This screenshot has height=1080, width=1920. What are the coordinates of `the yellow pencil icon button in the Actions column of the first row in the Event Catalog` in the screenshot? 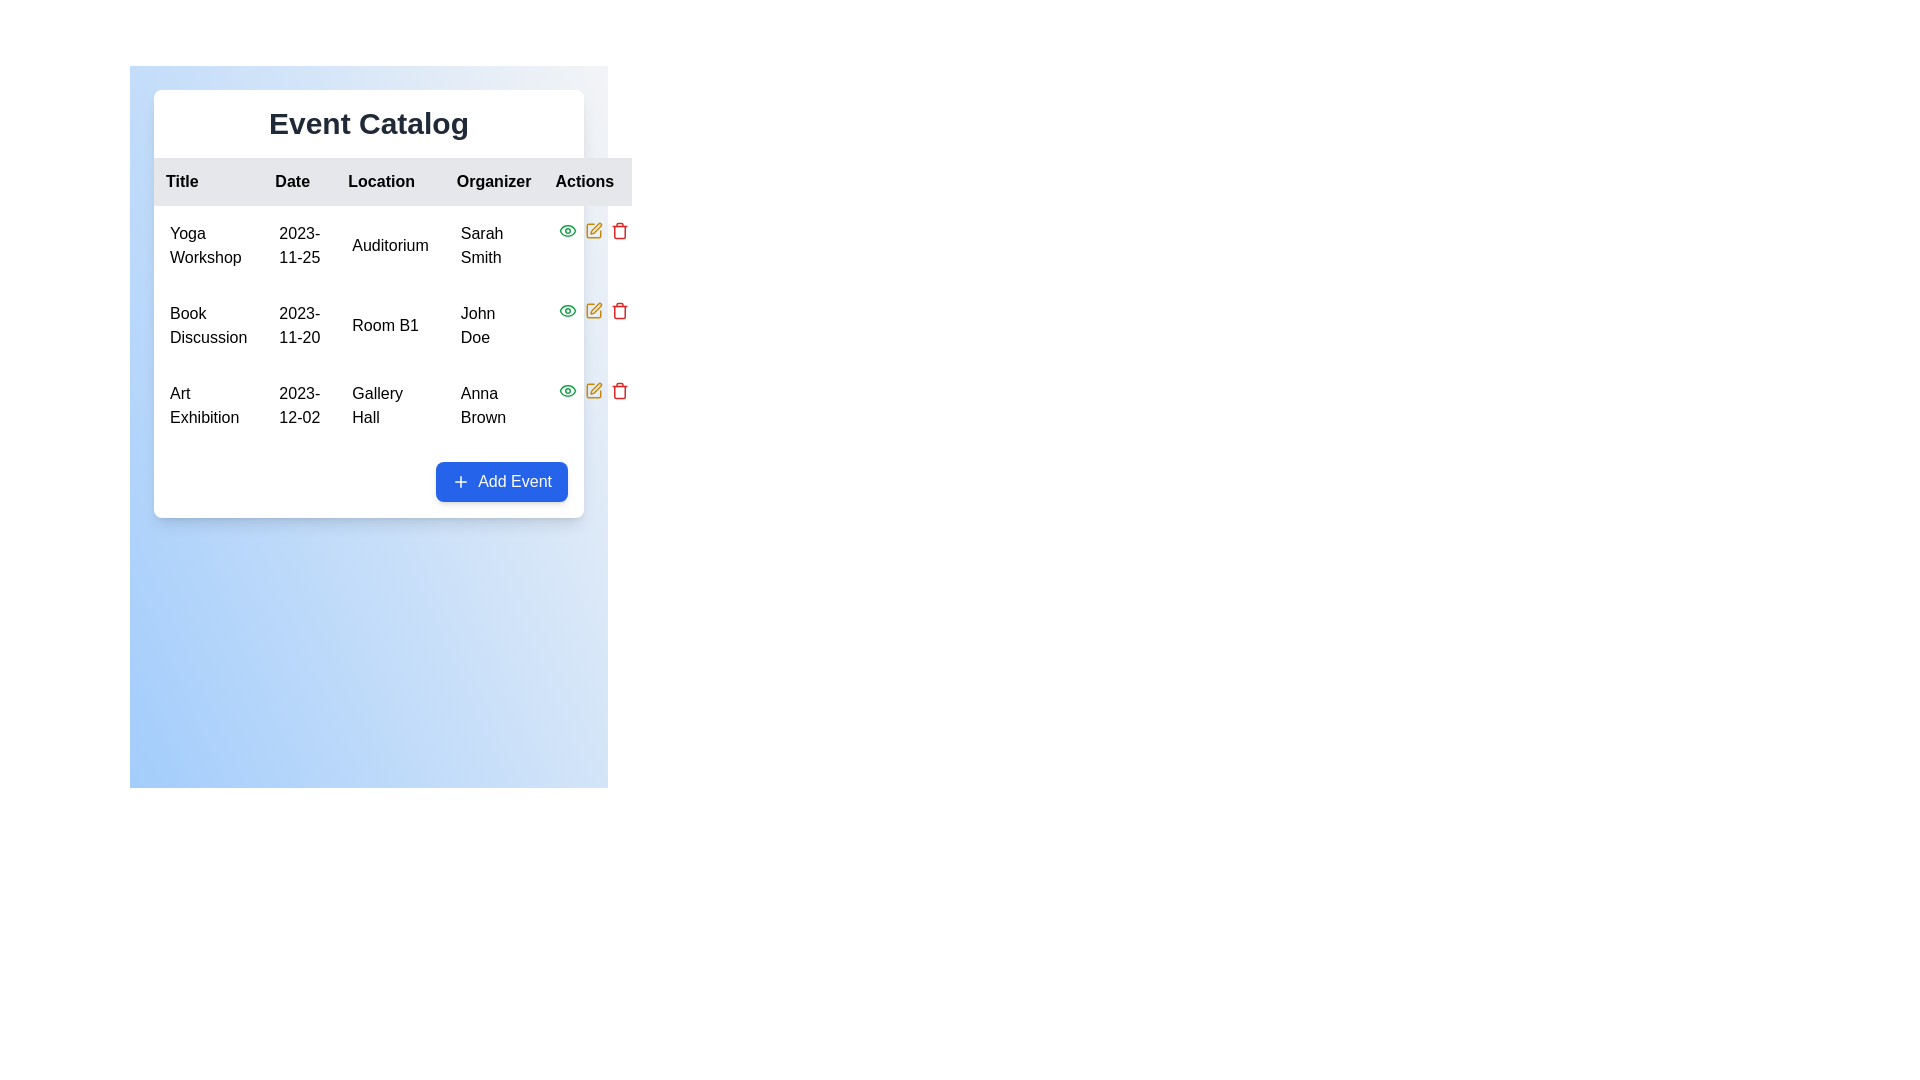 It's located at (593, 230).